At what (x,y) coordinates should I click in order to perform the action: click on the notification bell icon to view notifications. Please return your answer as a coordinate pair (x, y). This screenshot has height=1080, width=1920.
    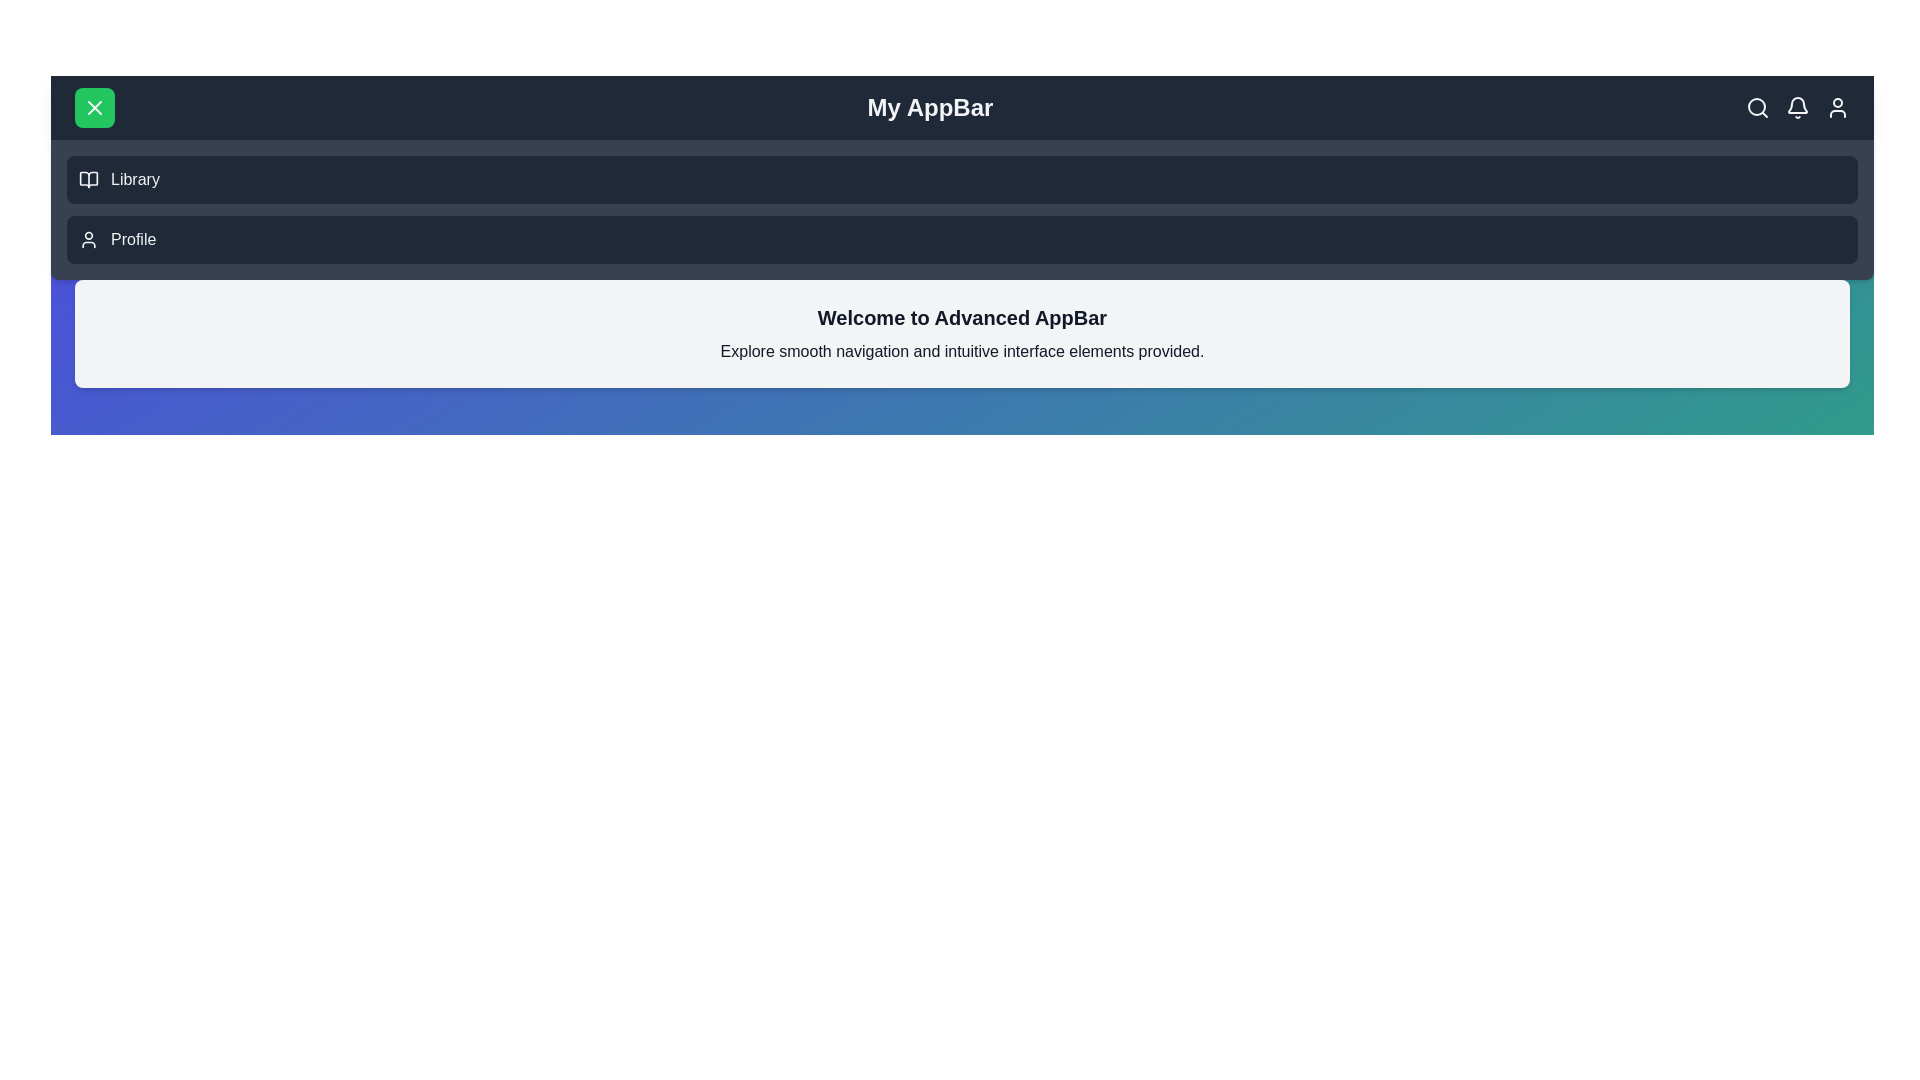
    Looking at the image, I should click on (1797, 108).